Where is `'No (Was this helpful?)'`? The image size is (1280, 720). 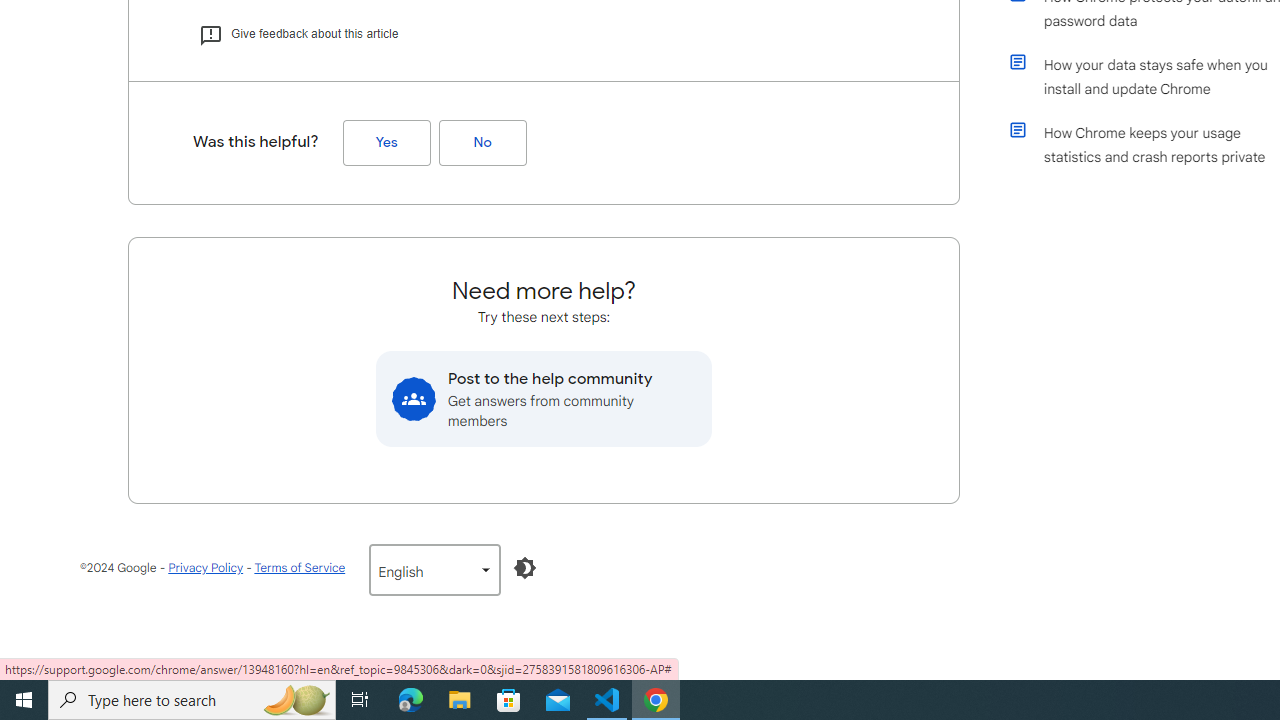 'No (Was this helpful?)' is located at coordinates (482, 142).